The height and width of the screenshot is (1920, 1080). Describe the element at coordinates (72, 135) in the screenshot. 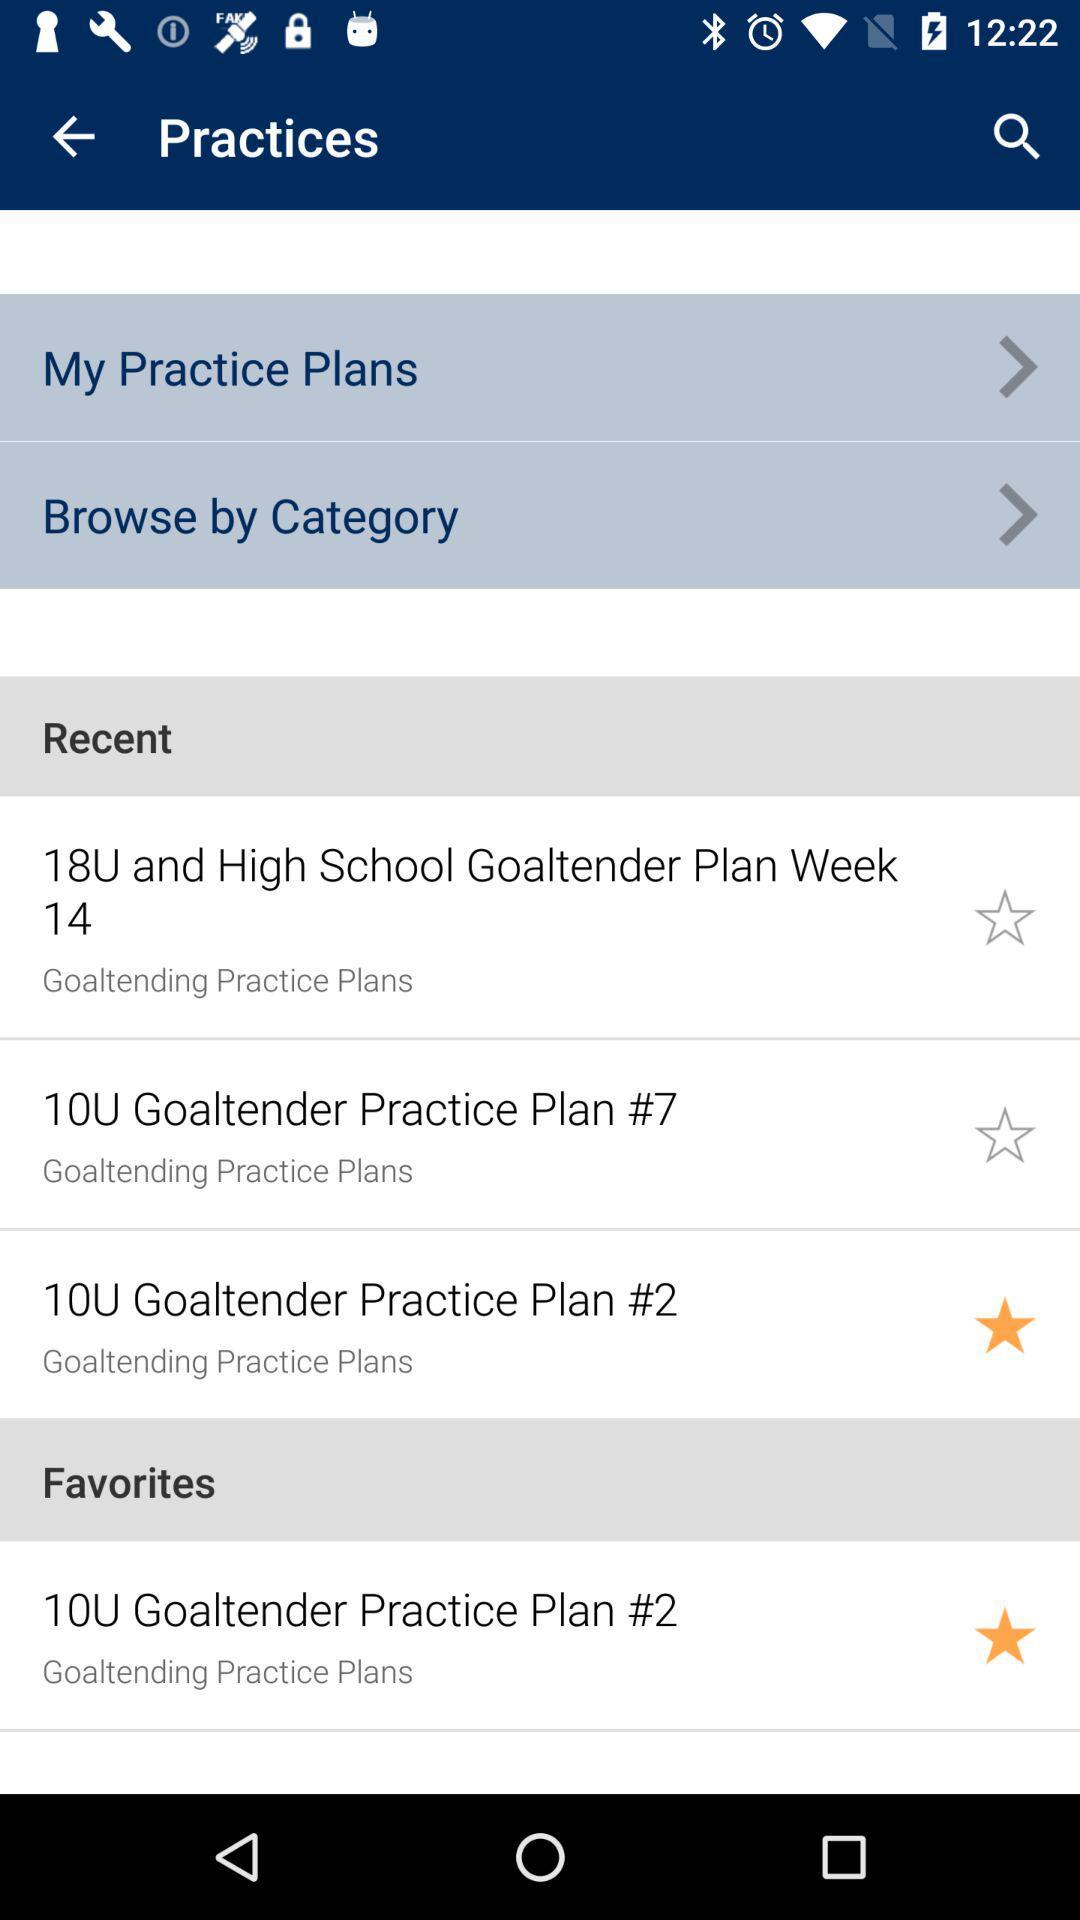

I see `the item above my practice plans icon` at that location.